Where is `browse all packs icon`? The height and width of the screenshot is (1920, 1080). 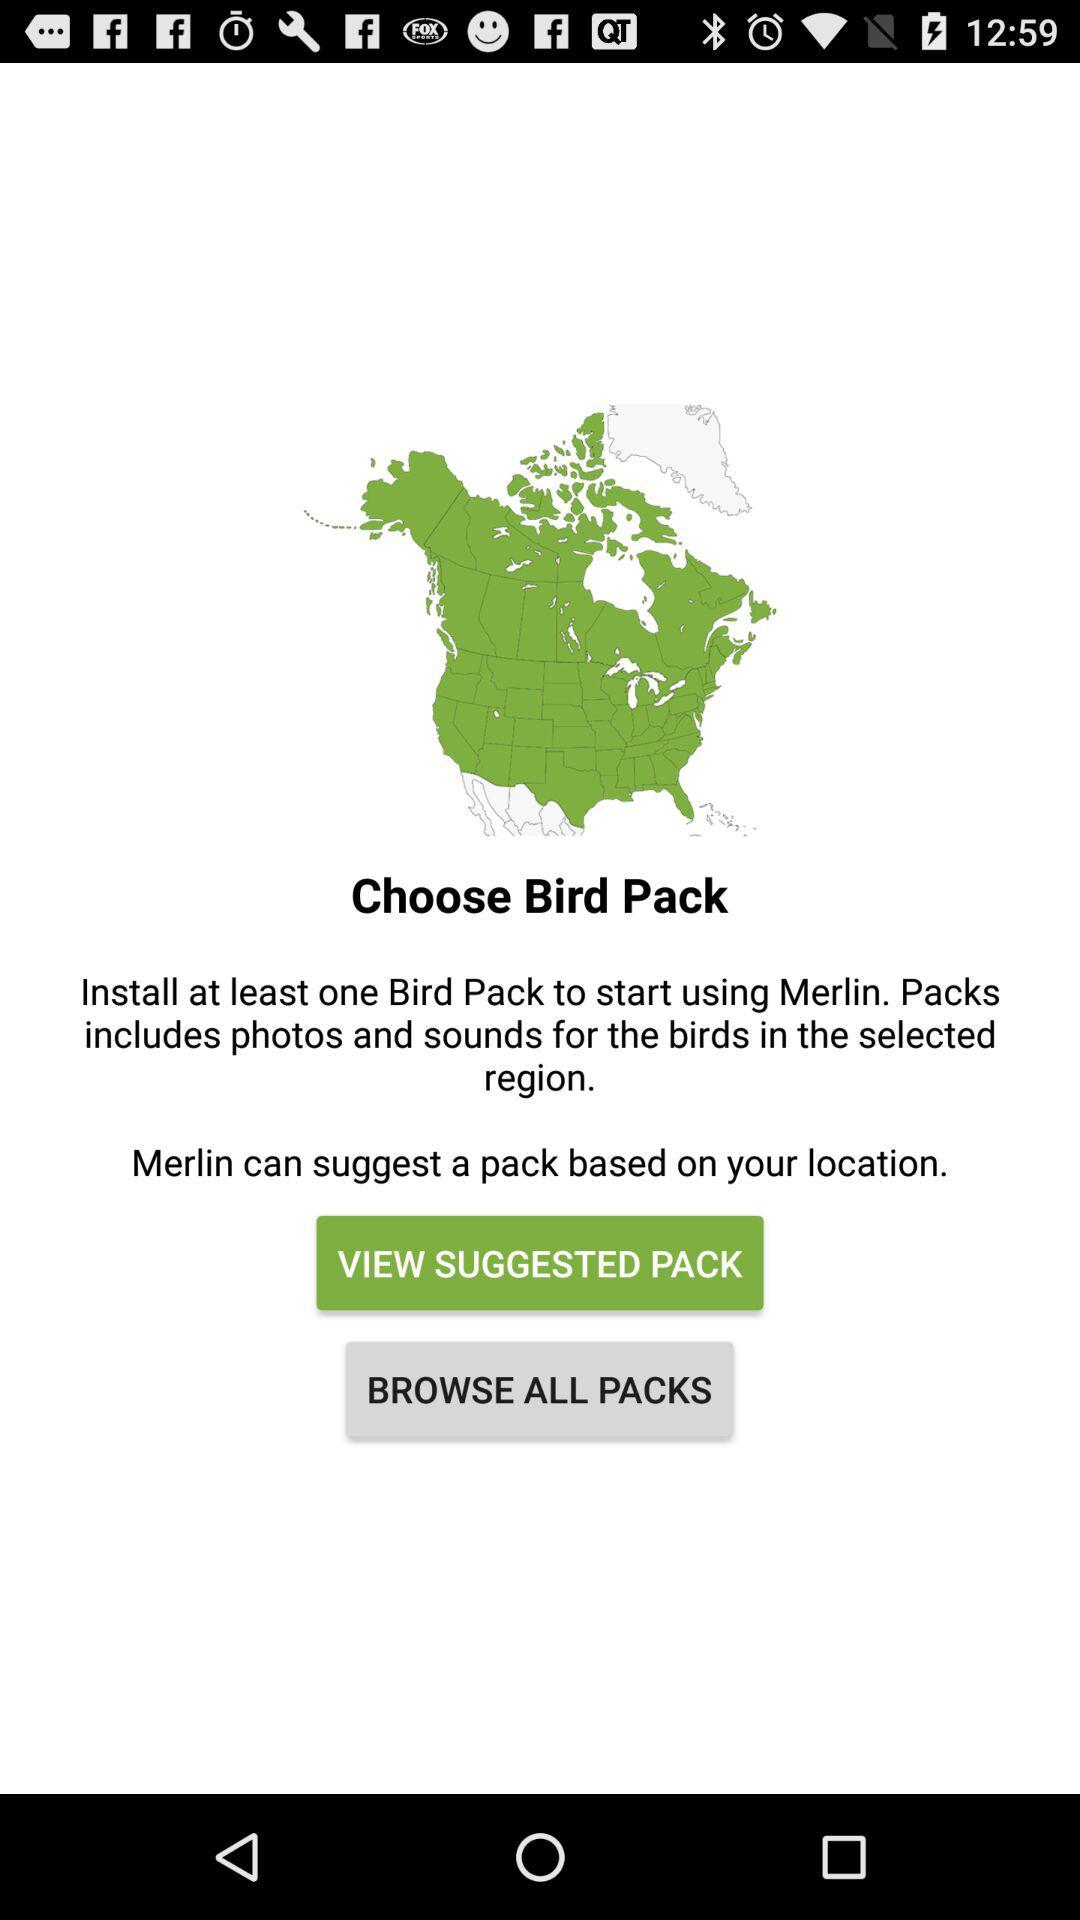
browse all packs icon is located at coordinates (538, 1387).